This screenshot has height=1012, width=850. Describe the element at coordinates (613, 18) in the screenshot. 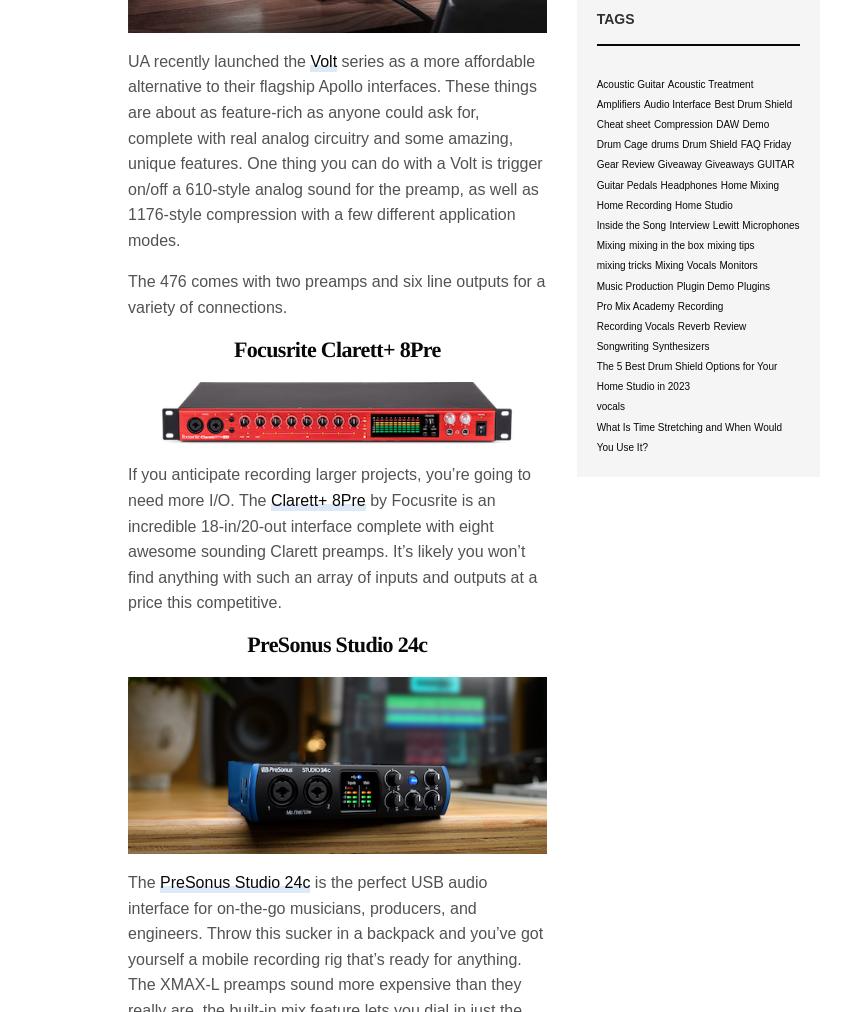

I see `'Tags'` at that location.